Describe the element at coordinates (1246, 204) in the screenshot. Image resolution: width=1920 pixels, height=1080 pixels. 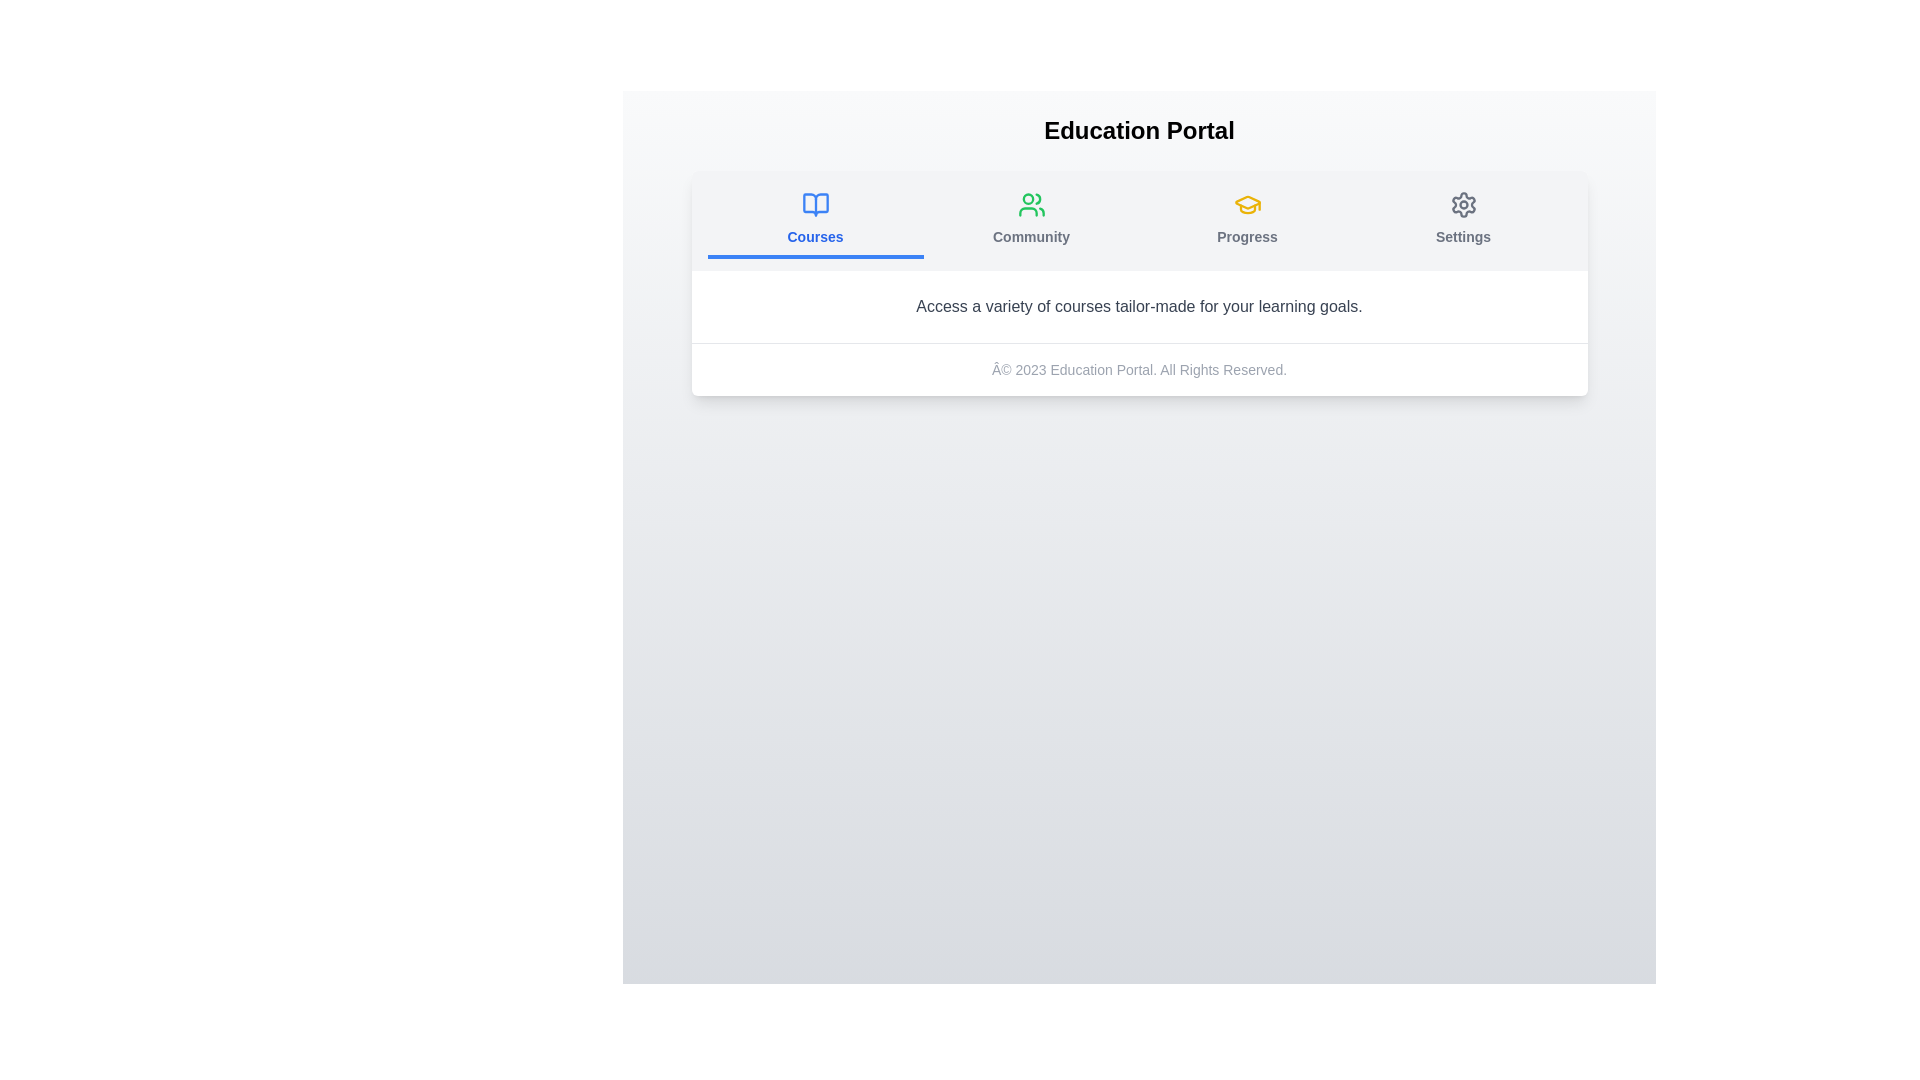
I see `the graduation cap icon with a yellow color theme located above the 'Progress' text in the navigation bar` at that location.